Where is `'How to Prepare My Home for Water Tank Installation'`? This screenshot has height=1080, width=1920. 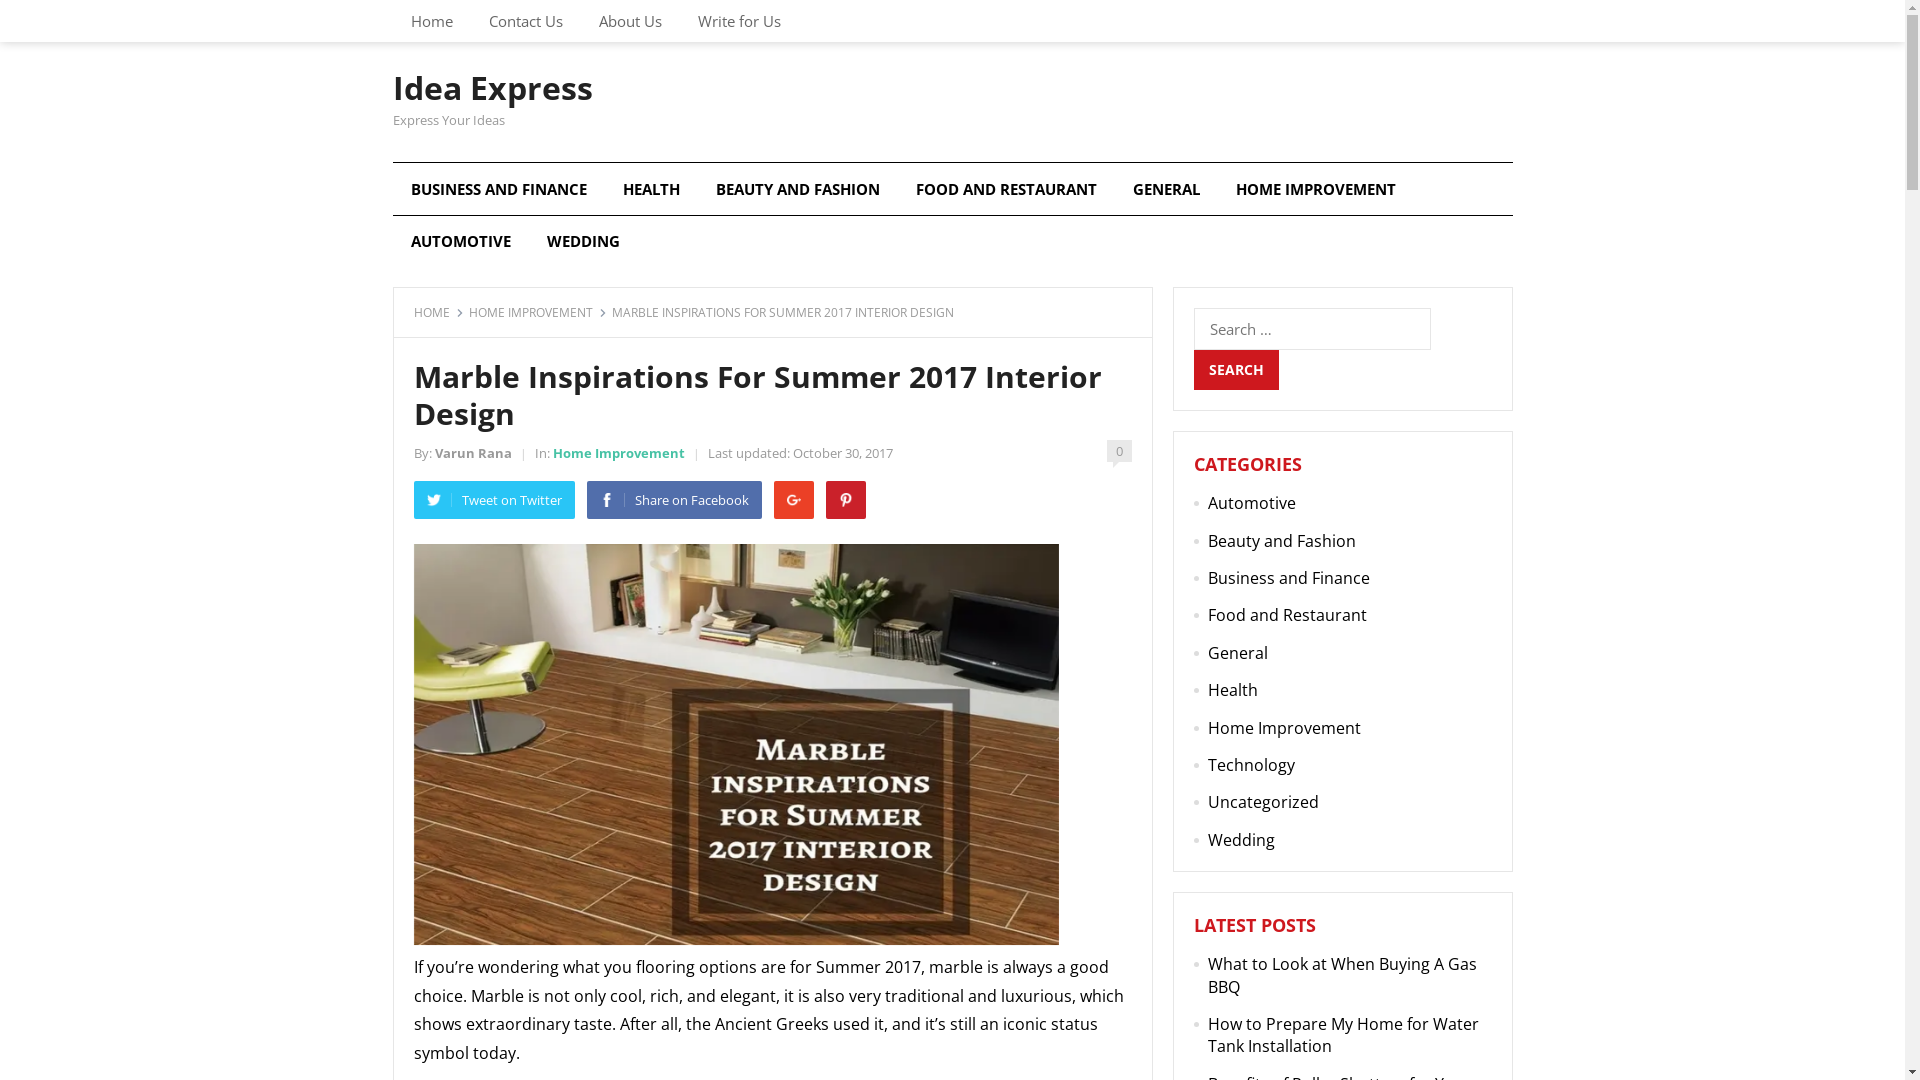 'How to Prepare My Home for Water Tank Installation' is located at coordinates (1343, 1034).